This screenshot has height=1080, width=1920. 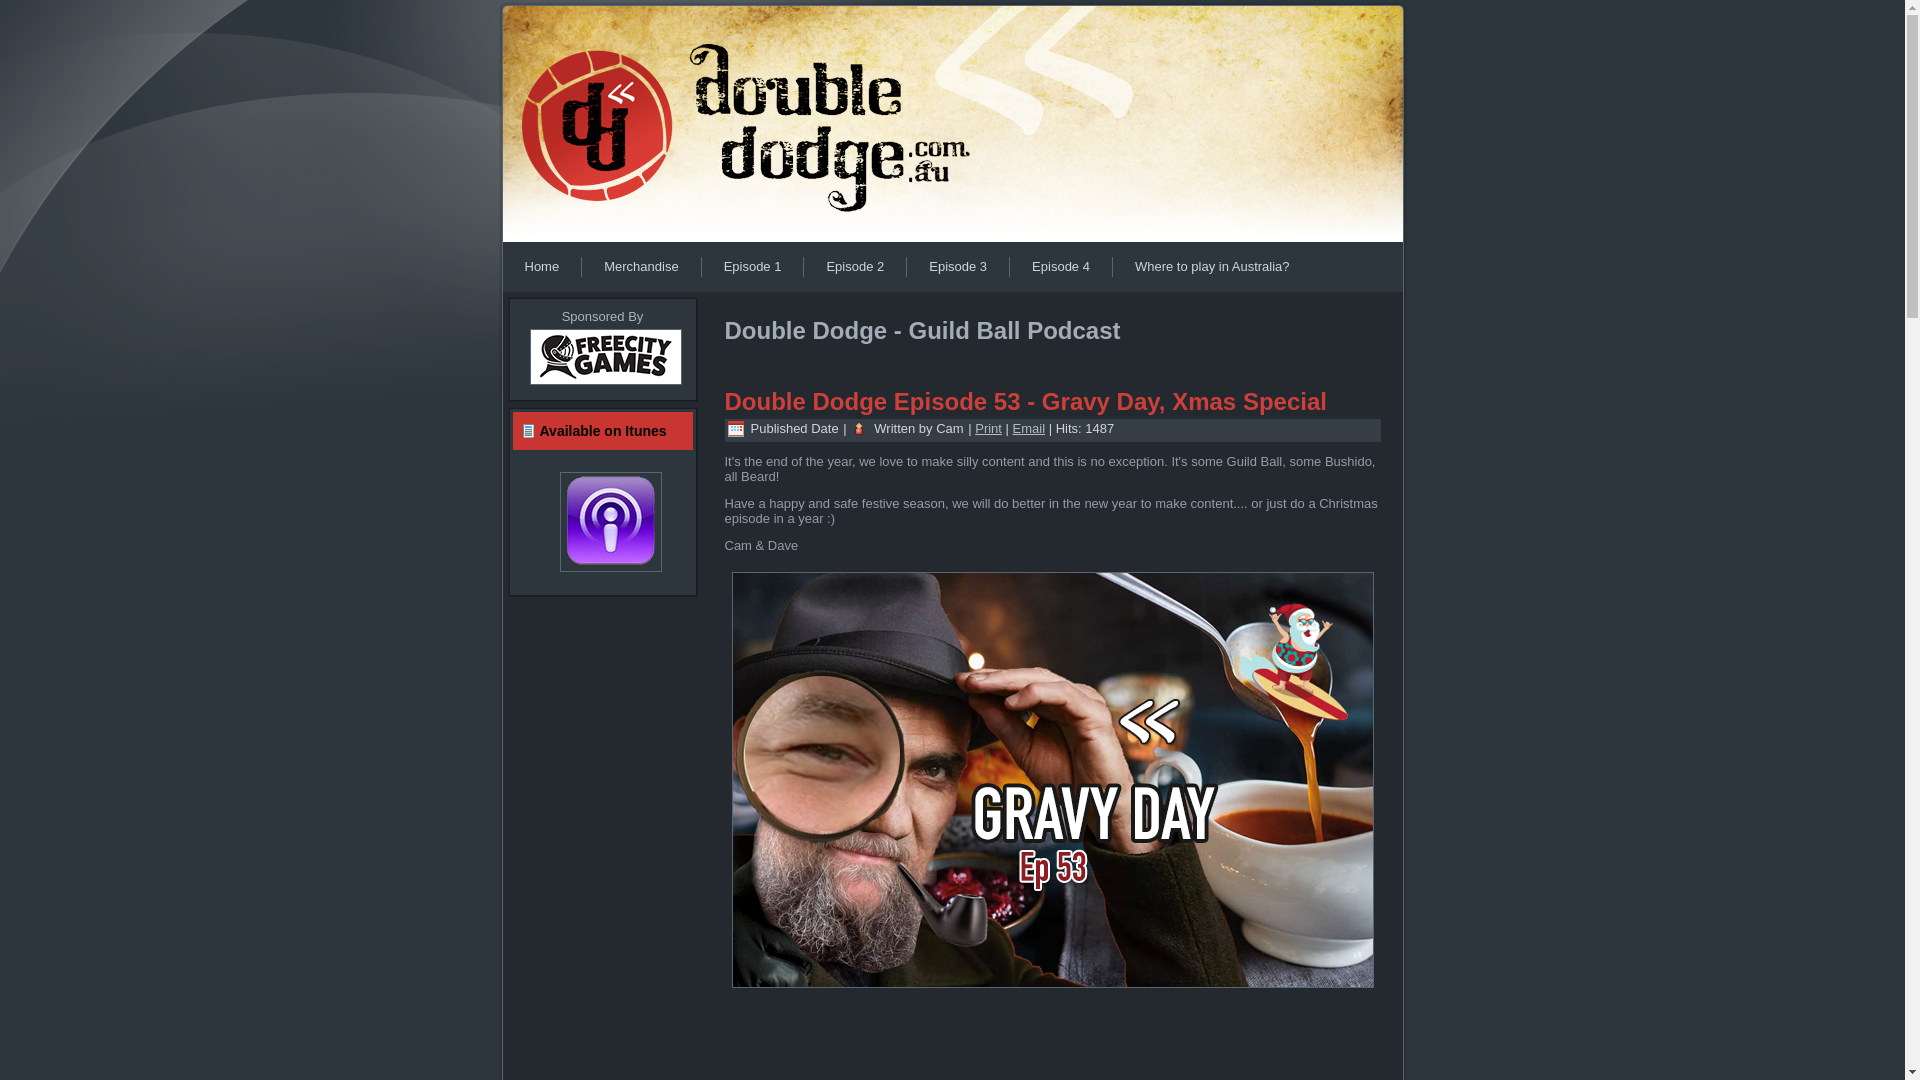 What do you see at coordinates (580, 265) in the screenshot?
I see `'Merchandise'` at bounding box center [580, 265].